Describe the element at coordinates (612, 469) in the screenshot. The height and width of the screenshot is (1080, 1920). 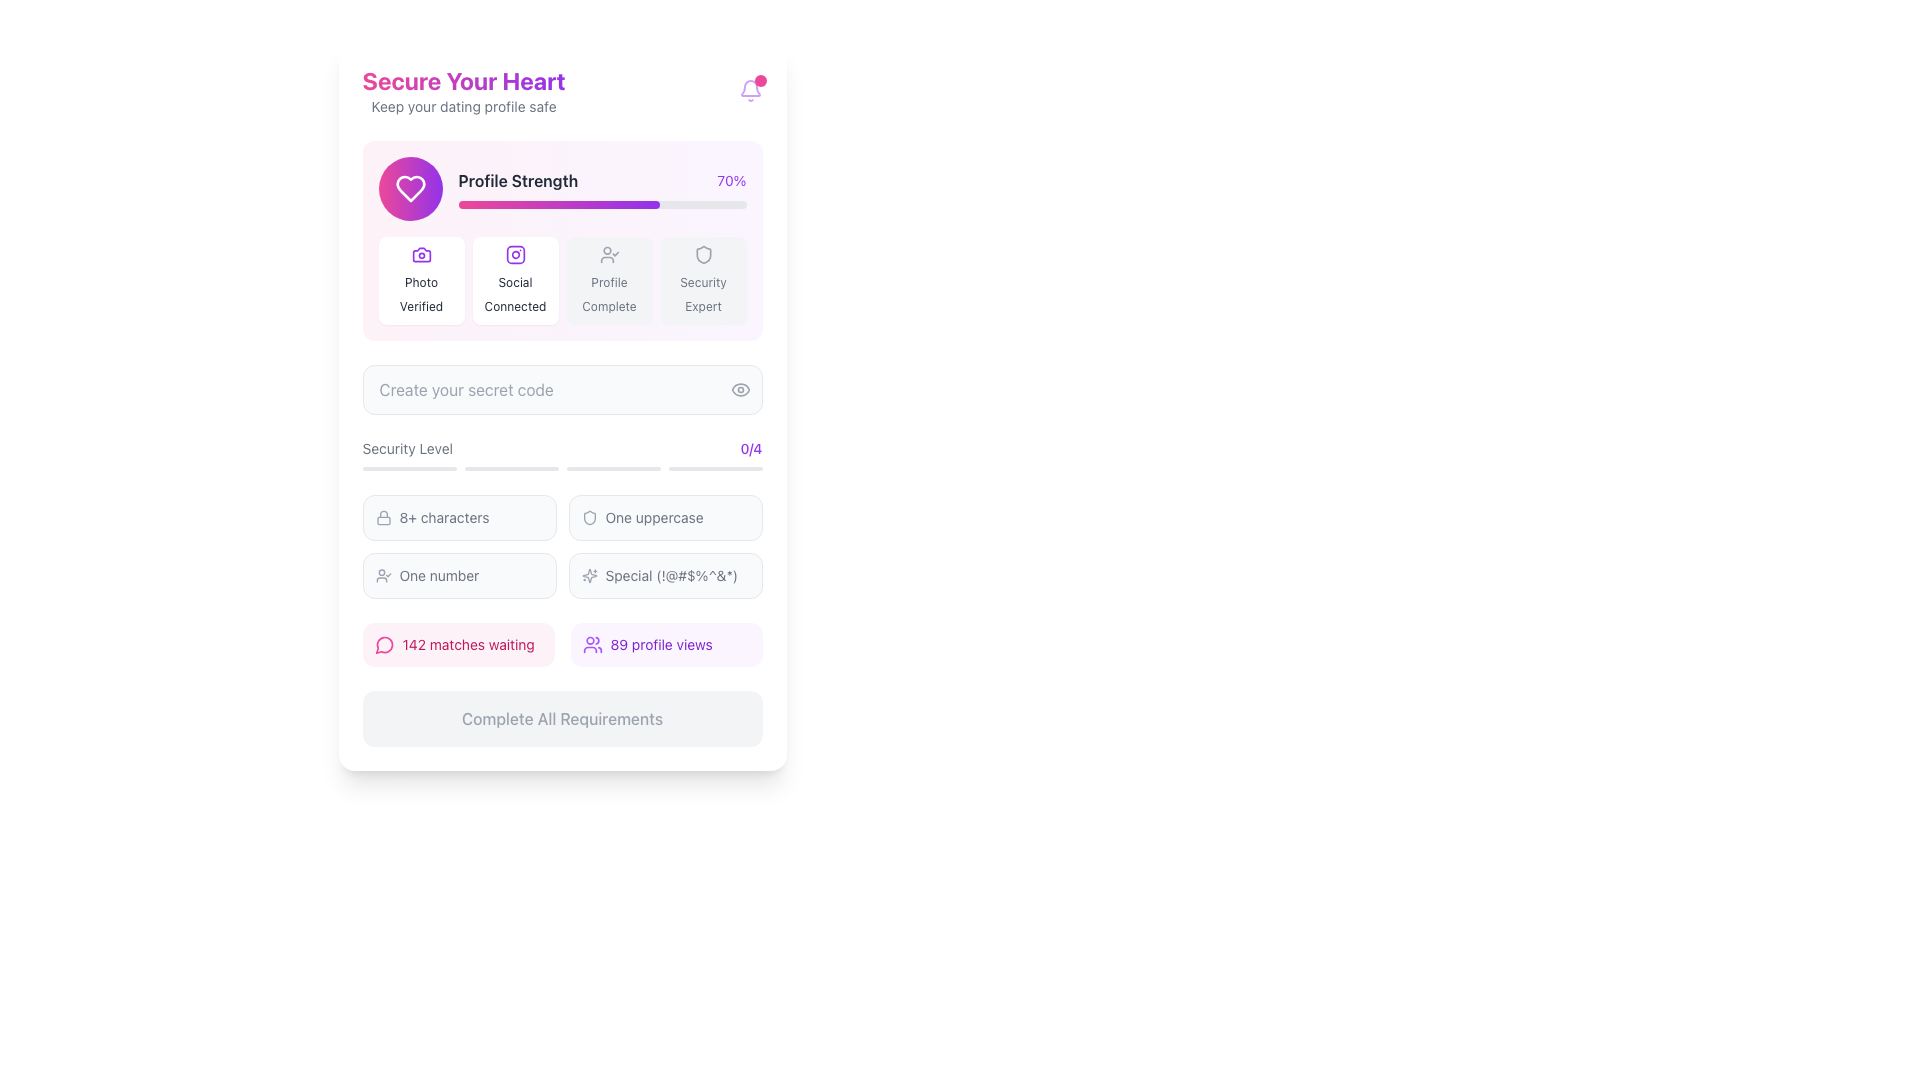
I see `the third progress indicator bar, which is a thin, horizontally elongated rectangle with rounded ends, filled with a light gray color, located near the center-bottom of the interface` at that location.